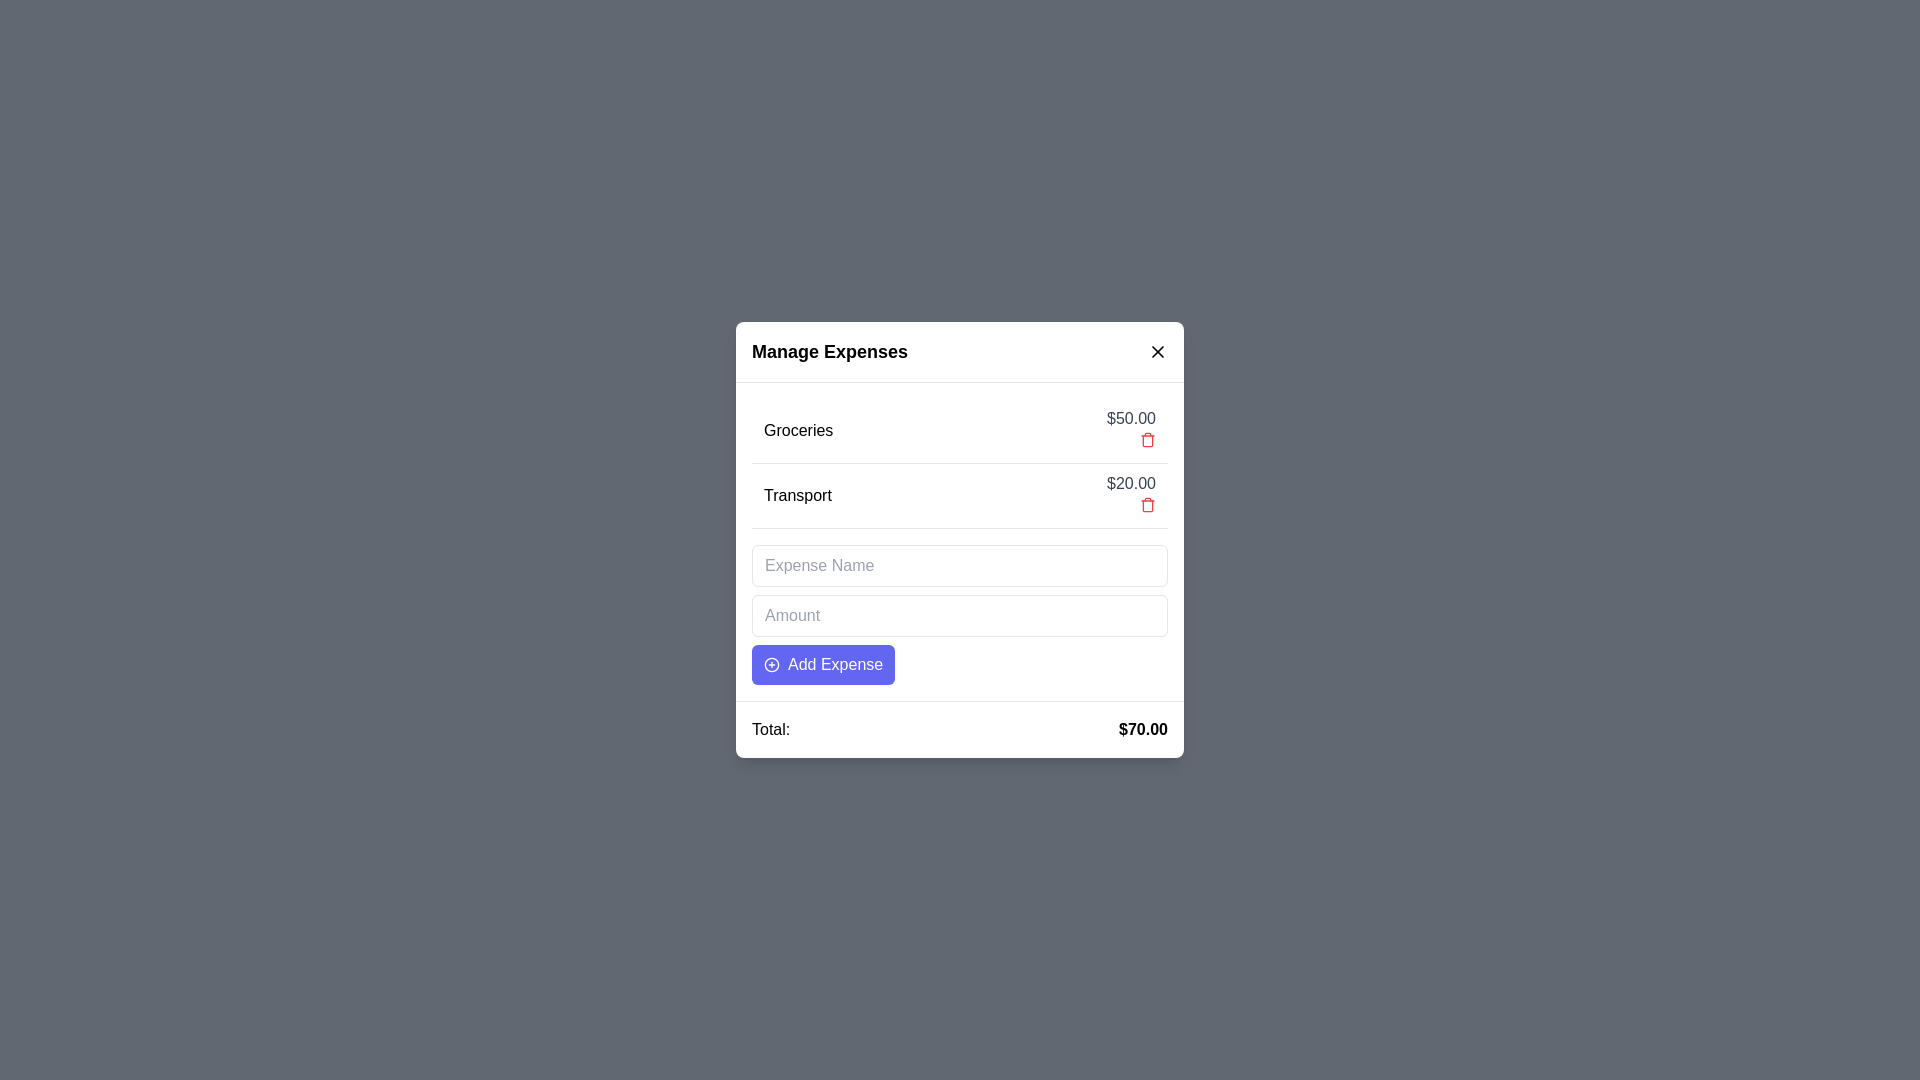  Describe the element at coordinates (770, 729) in the screenshot. I see `the text label displaying 'Total:' located on the left side of the interface, positioned at the bottom section of the layout` at that location.